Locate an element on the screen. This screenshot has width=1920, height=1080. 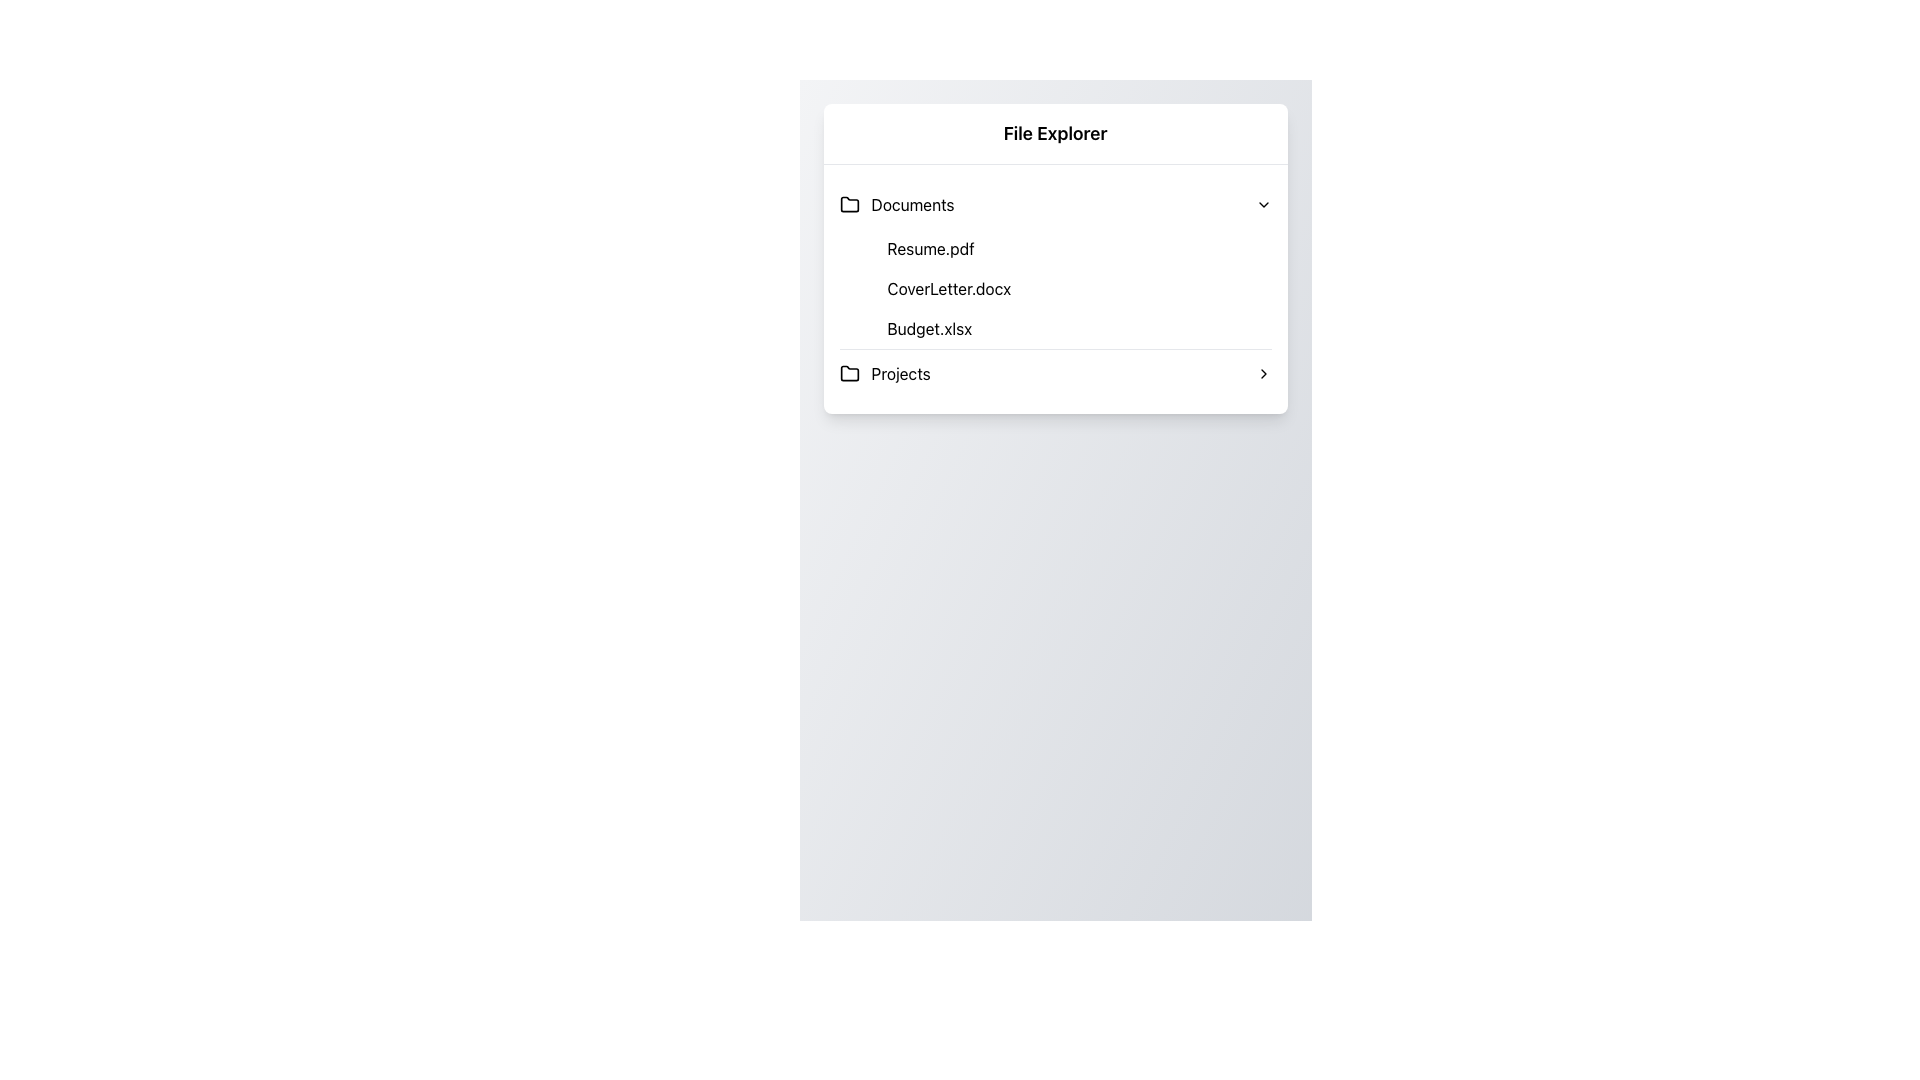
the central filename 'CoverLetter.docx' is located at coordinates (1054, 289).